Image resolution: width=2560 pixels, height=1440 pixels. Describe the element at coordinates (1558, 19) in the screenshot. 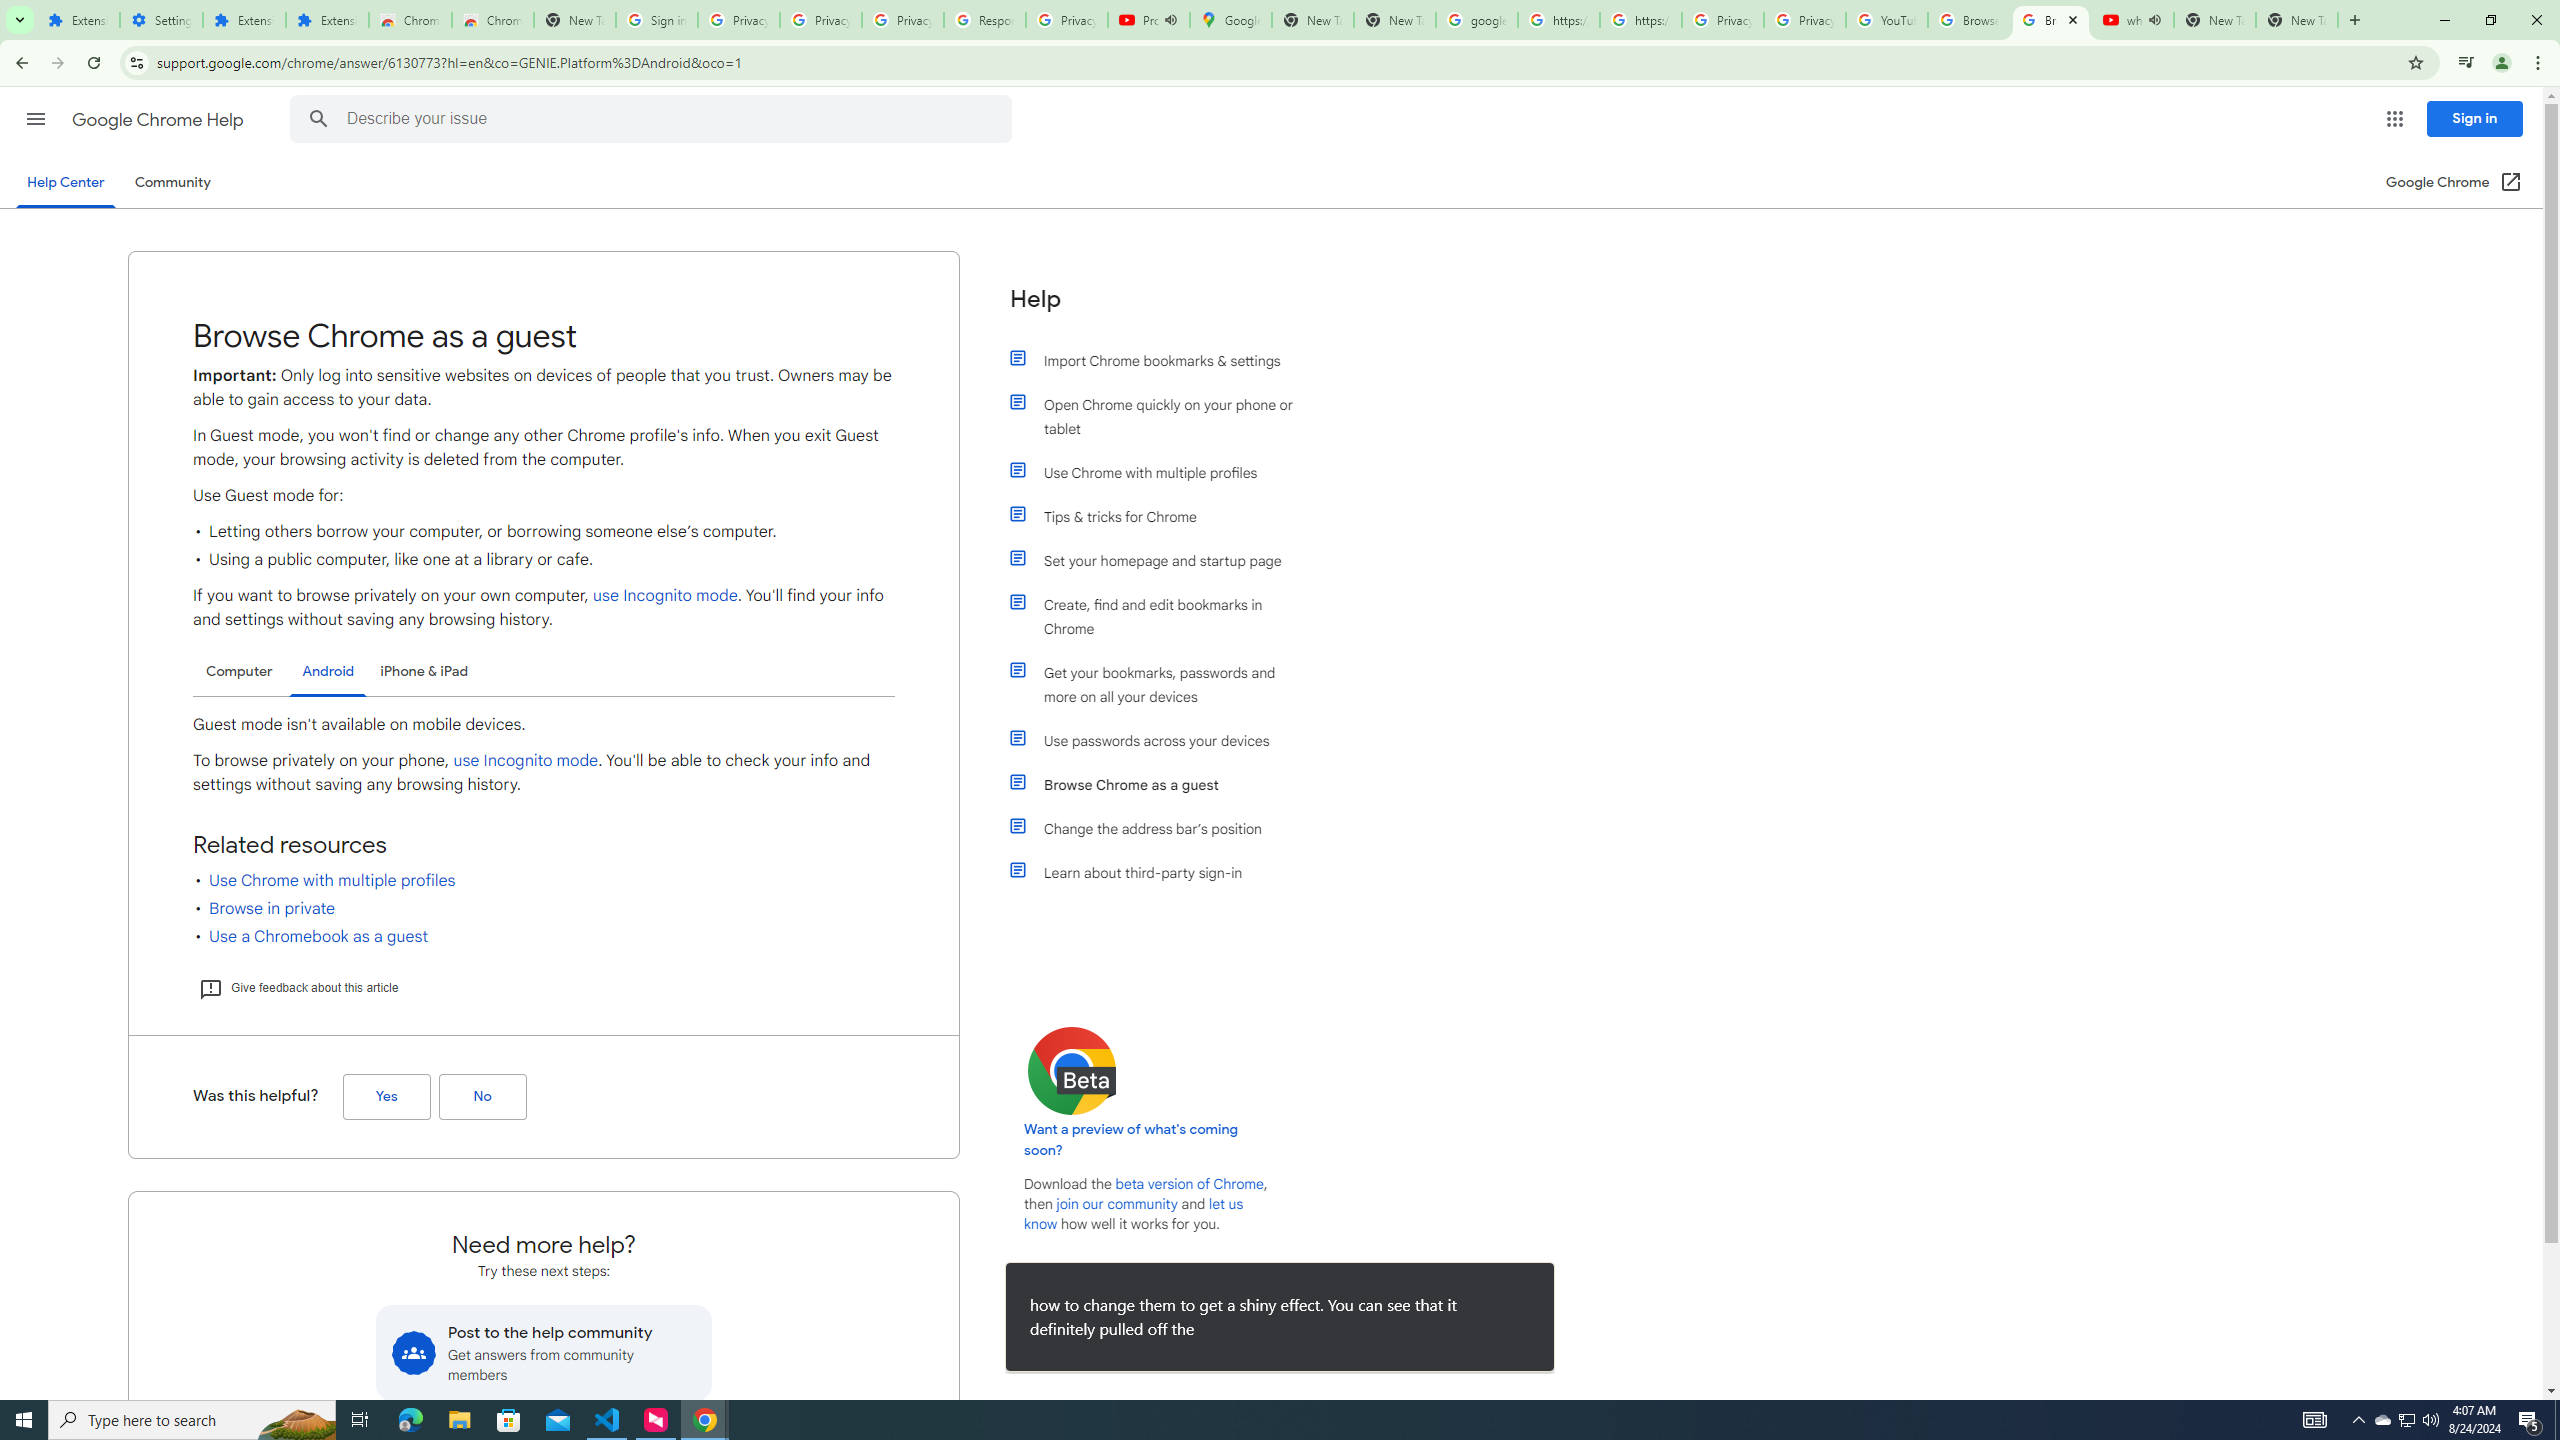

I see `'https://scholar.google.com/'` at that location.